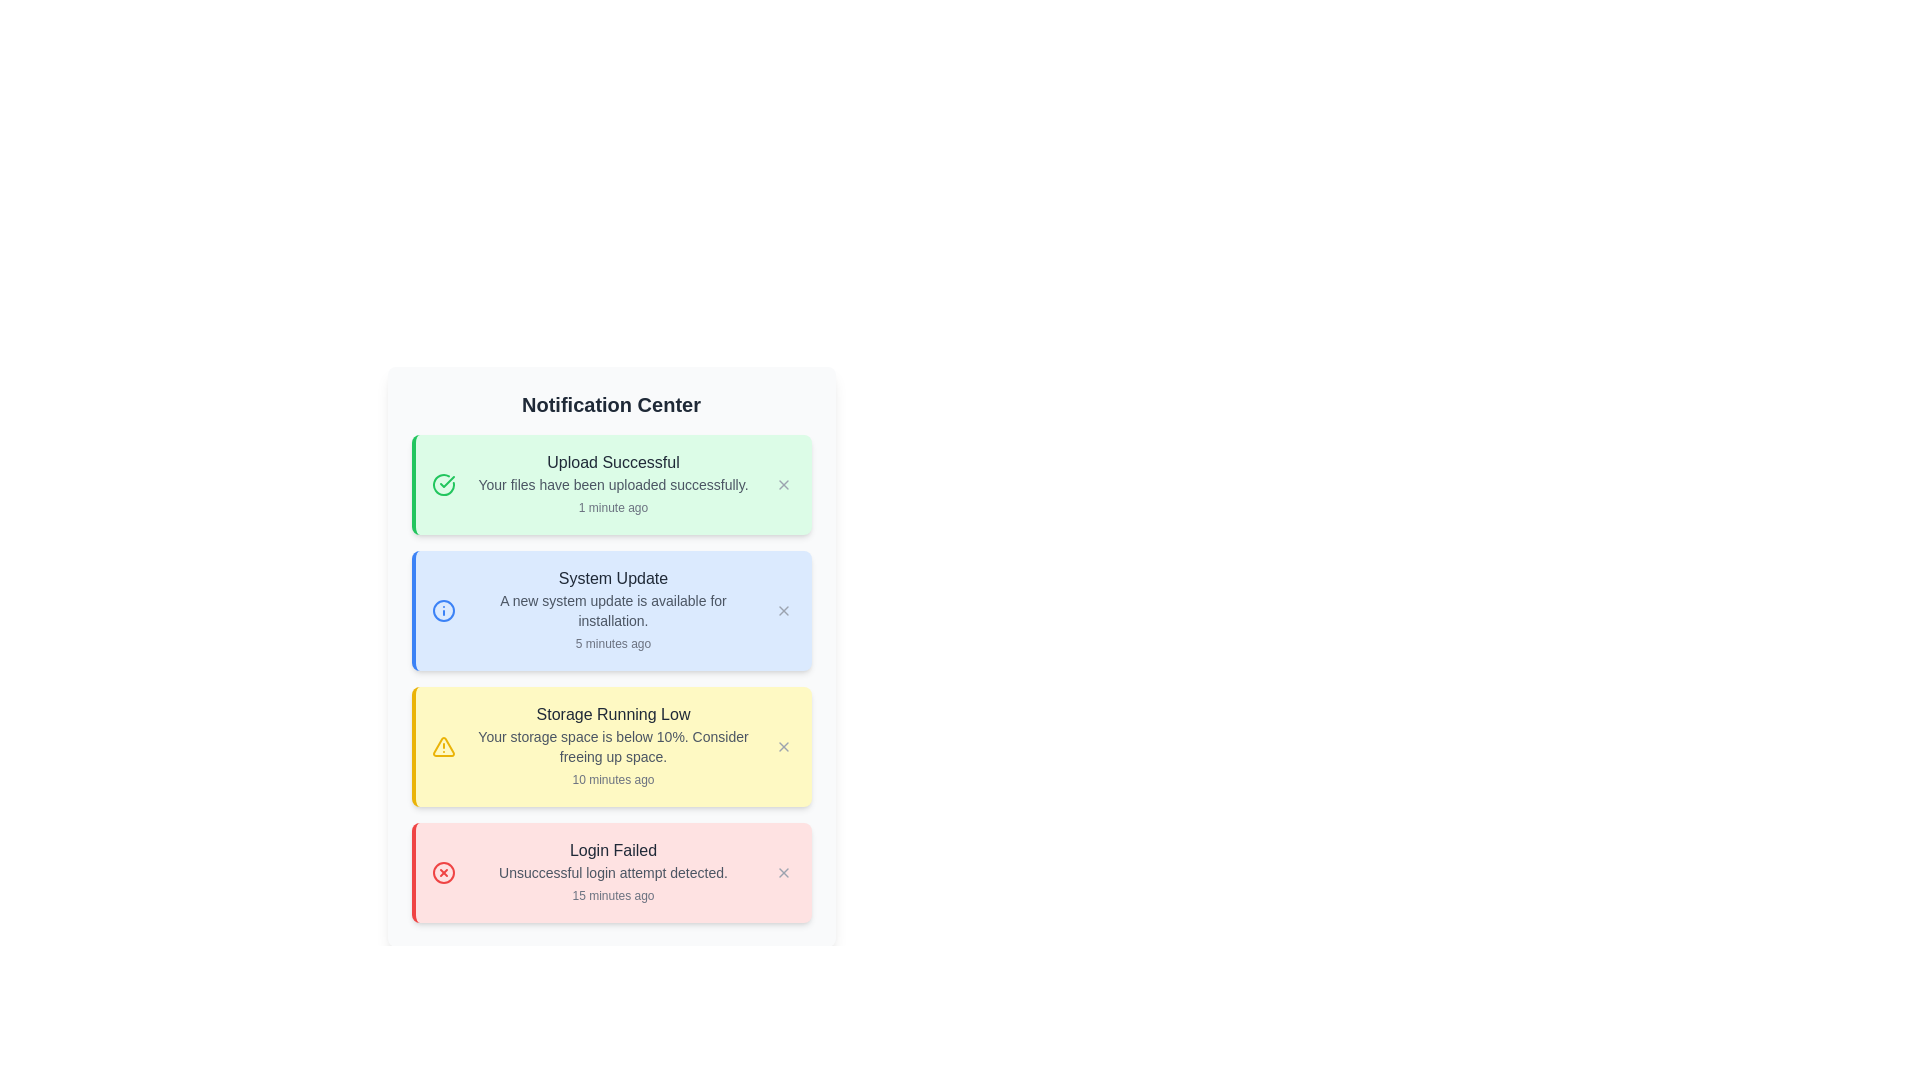 The height and width of the screenshot is (1080, 1920). Describe the element at coordinates (612, 485) in the screenshot. I see `the text element stating 'Your files have been uploaded successfully', which is located directly below the heading 'Upload Successful' in the Notification Center` at that location.